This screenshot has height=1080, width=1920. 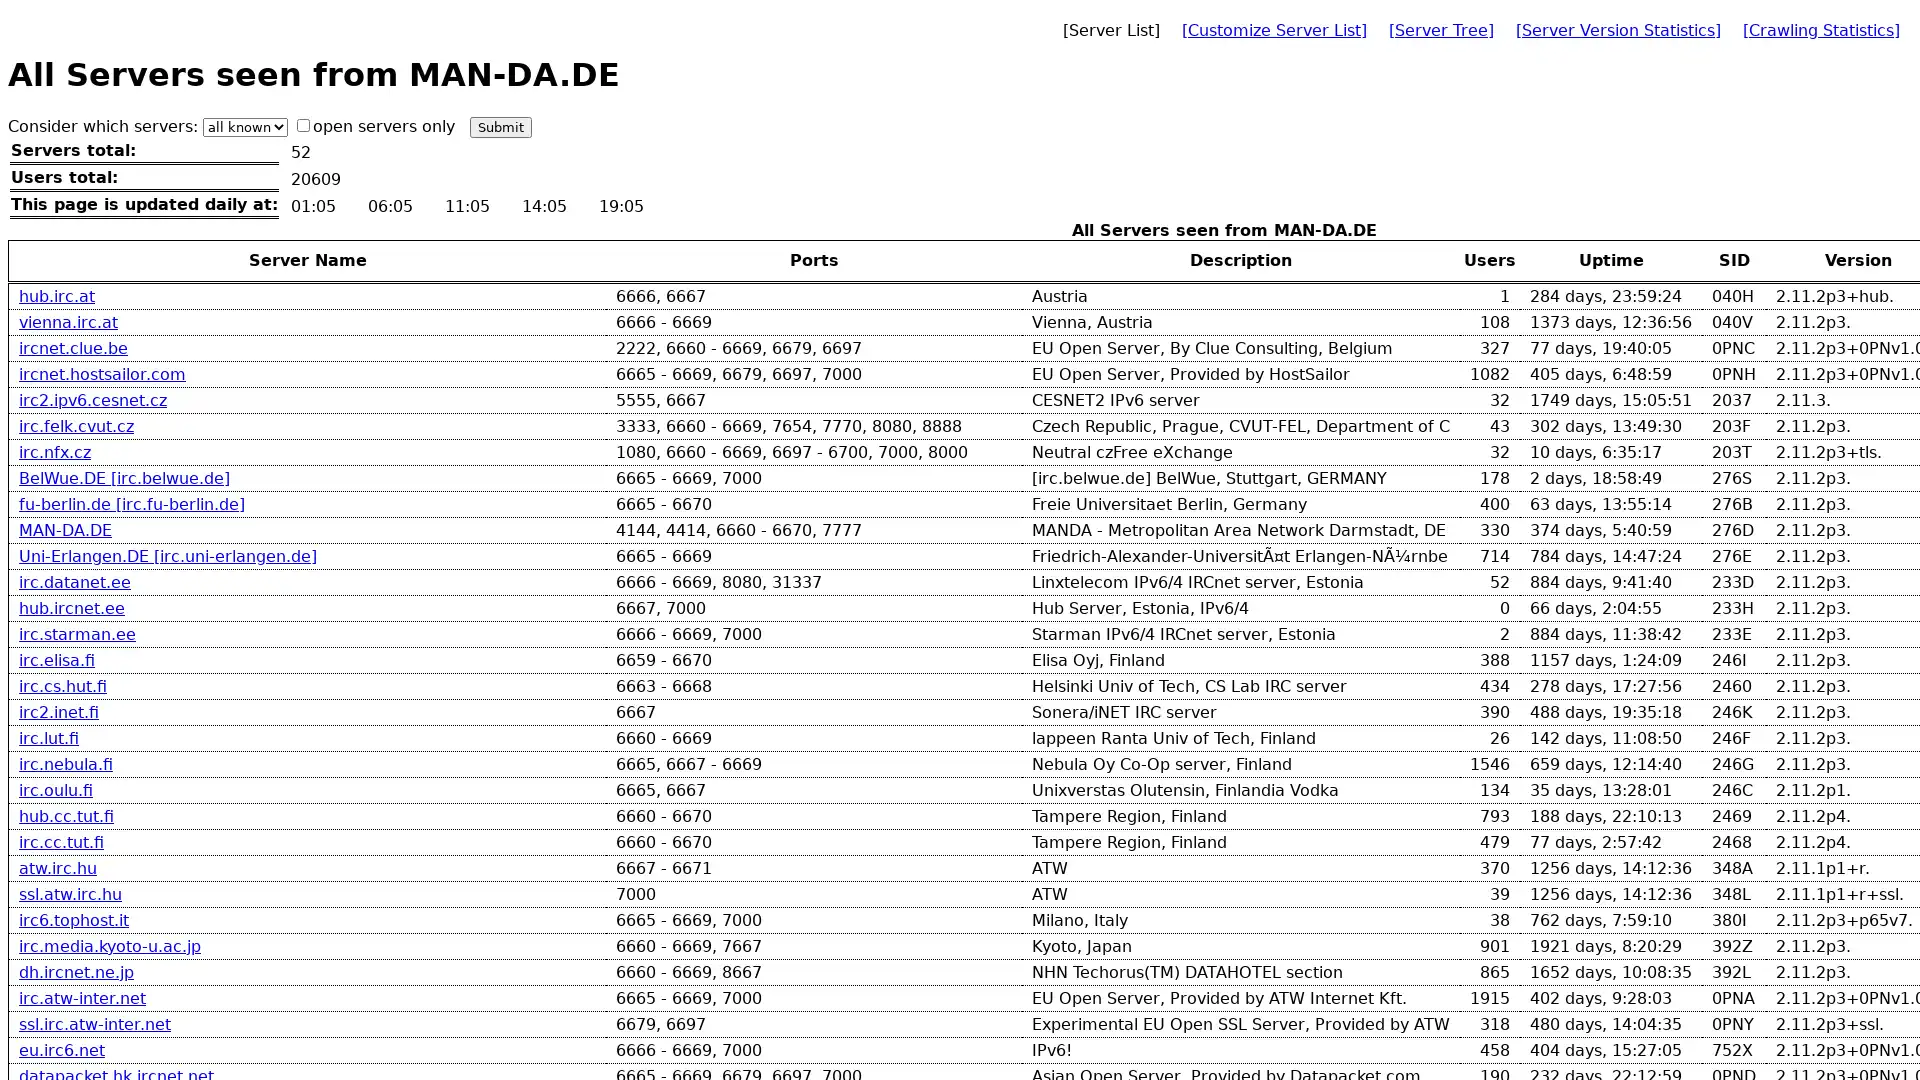 I want to click on Submit, so click(x=500, y=126).